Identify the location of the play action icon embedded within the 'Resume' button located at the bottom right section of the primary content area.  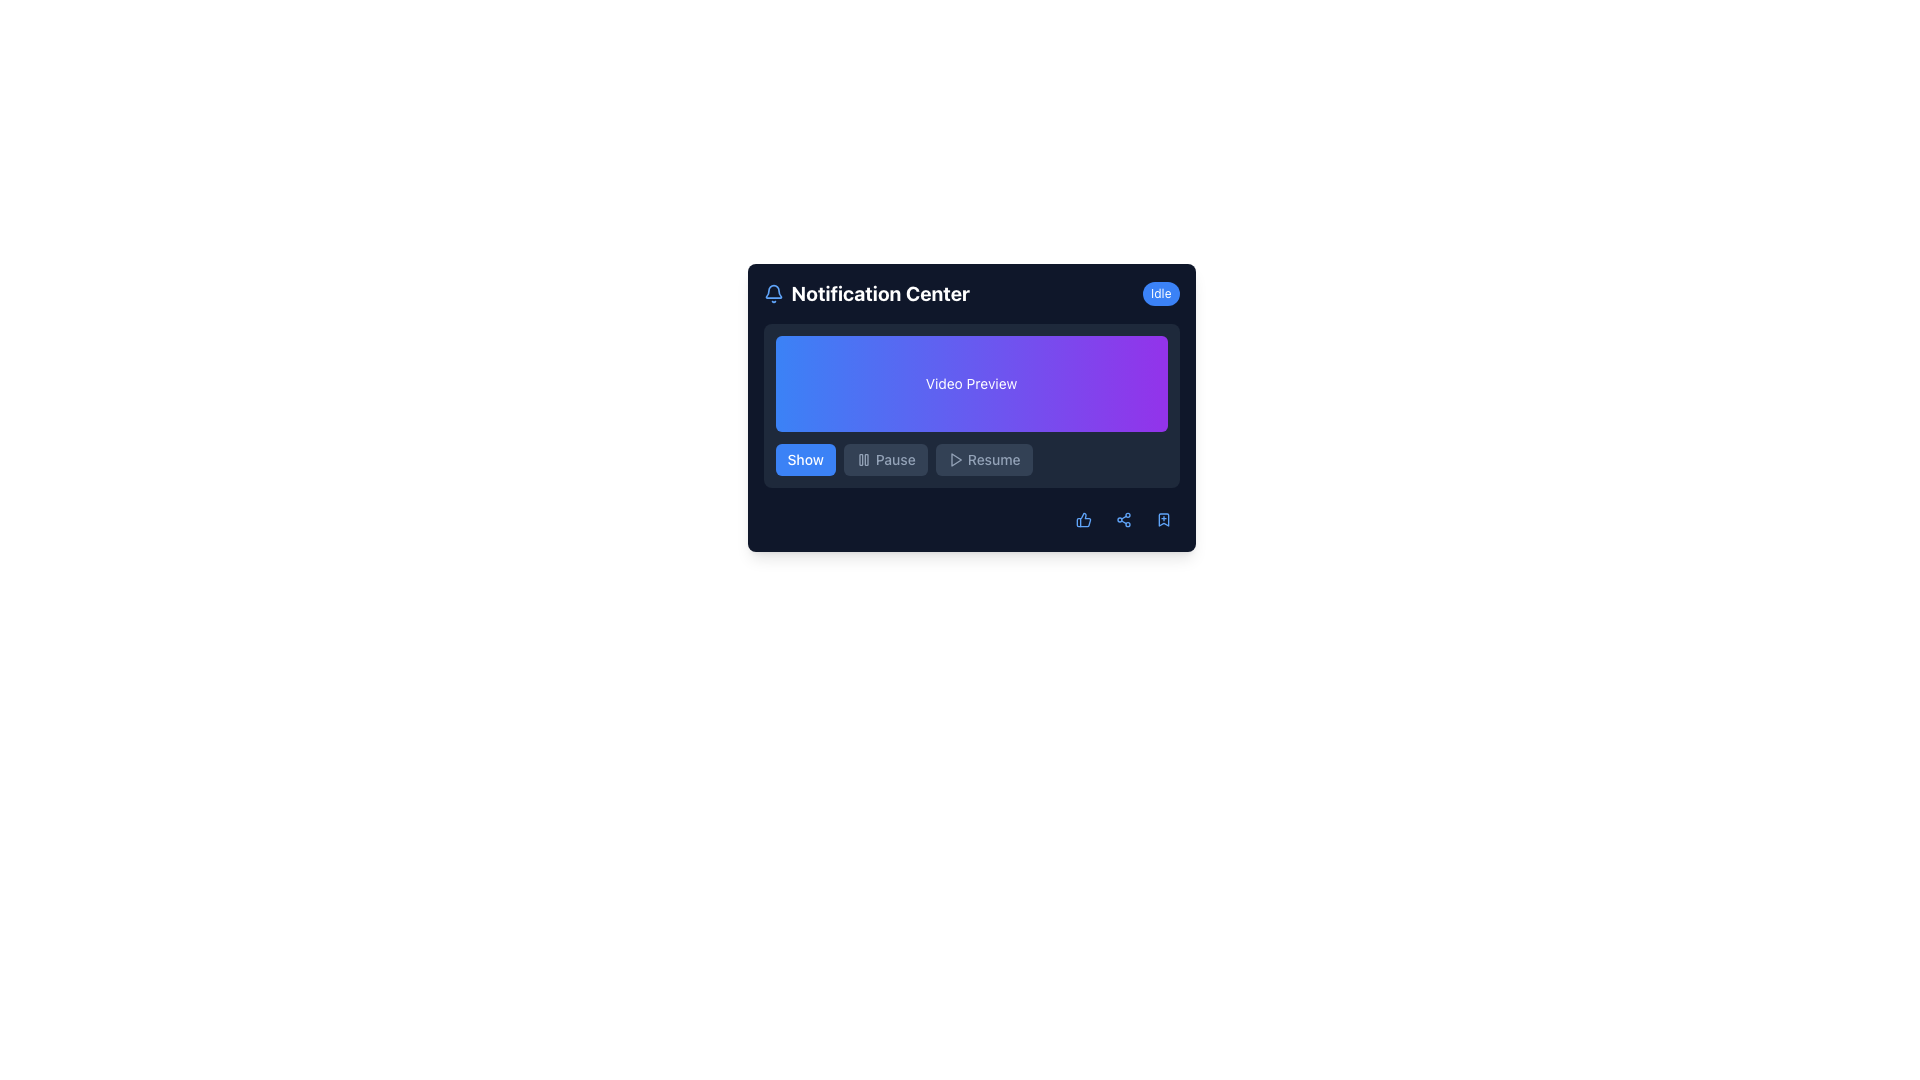
(954, 459).